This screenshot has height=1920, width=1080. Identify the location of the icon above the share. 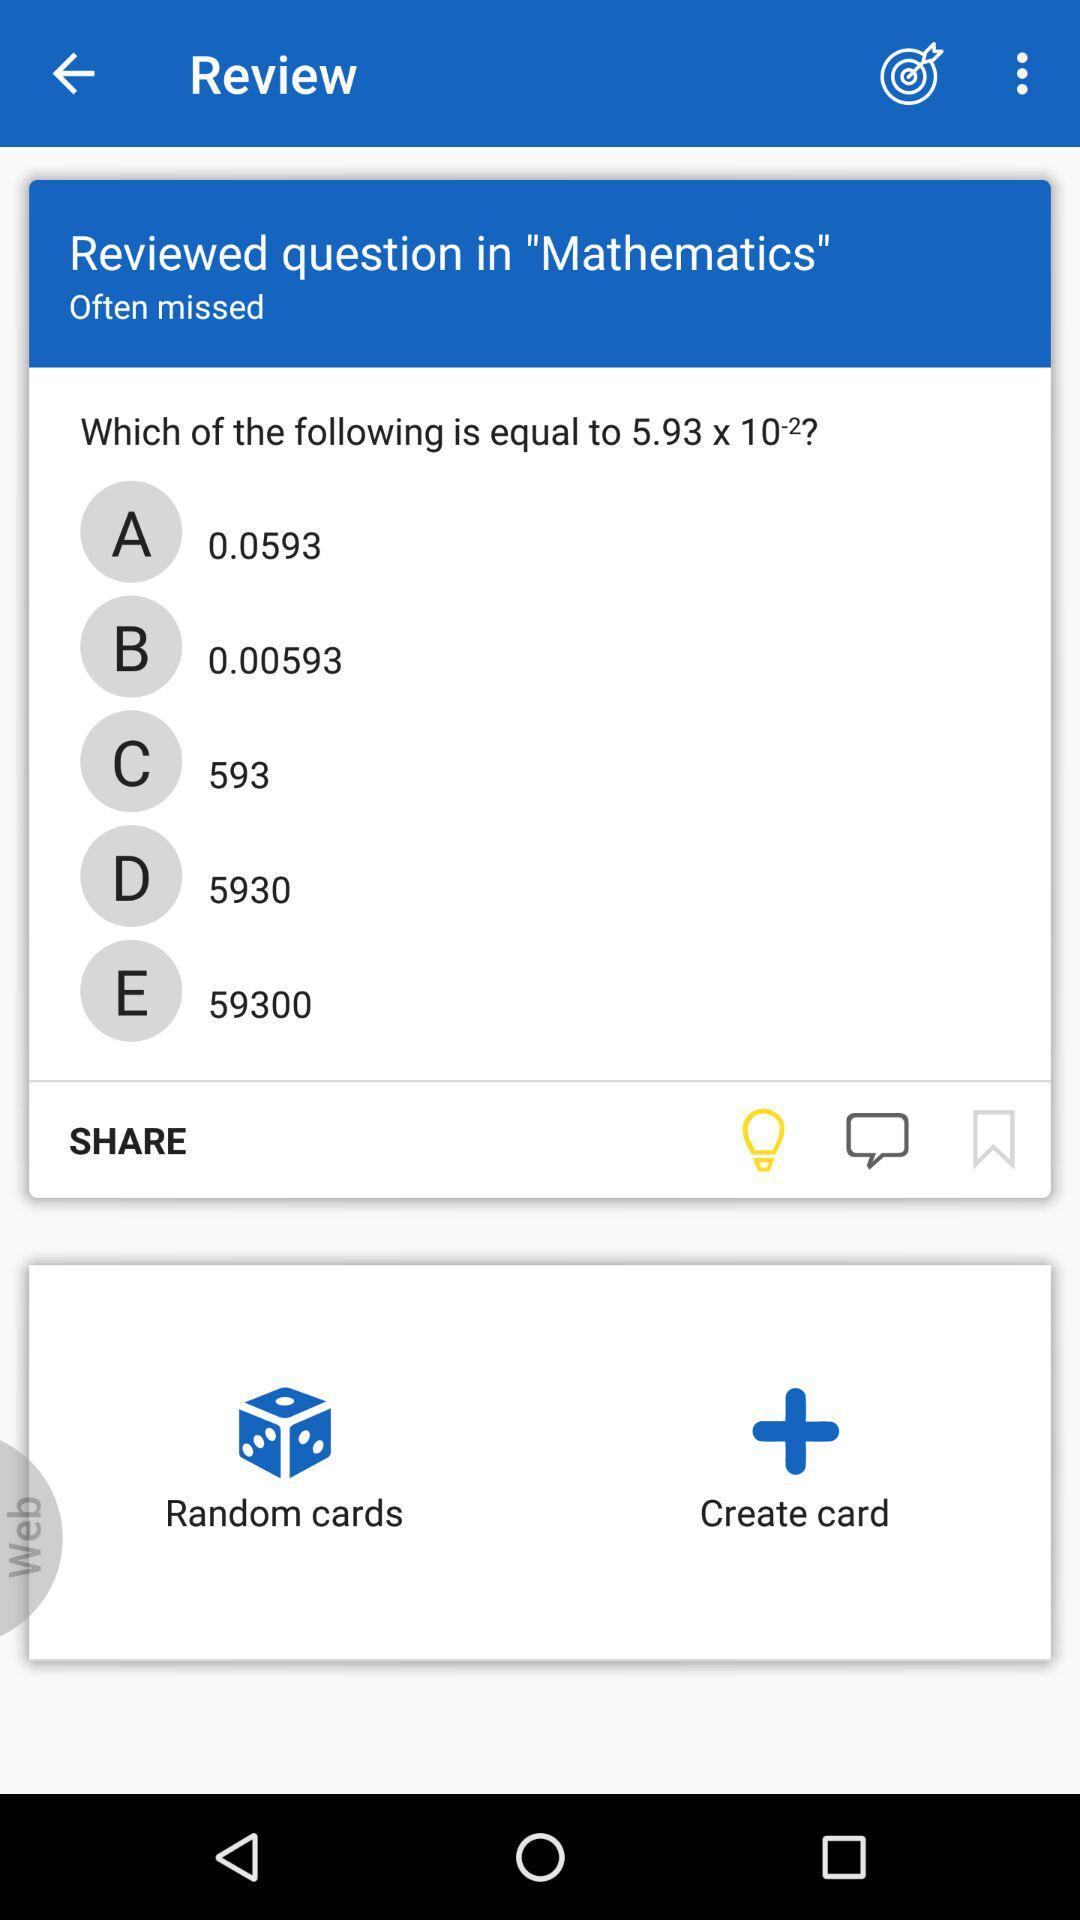
(252, 997).